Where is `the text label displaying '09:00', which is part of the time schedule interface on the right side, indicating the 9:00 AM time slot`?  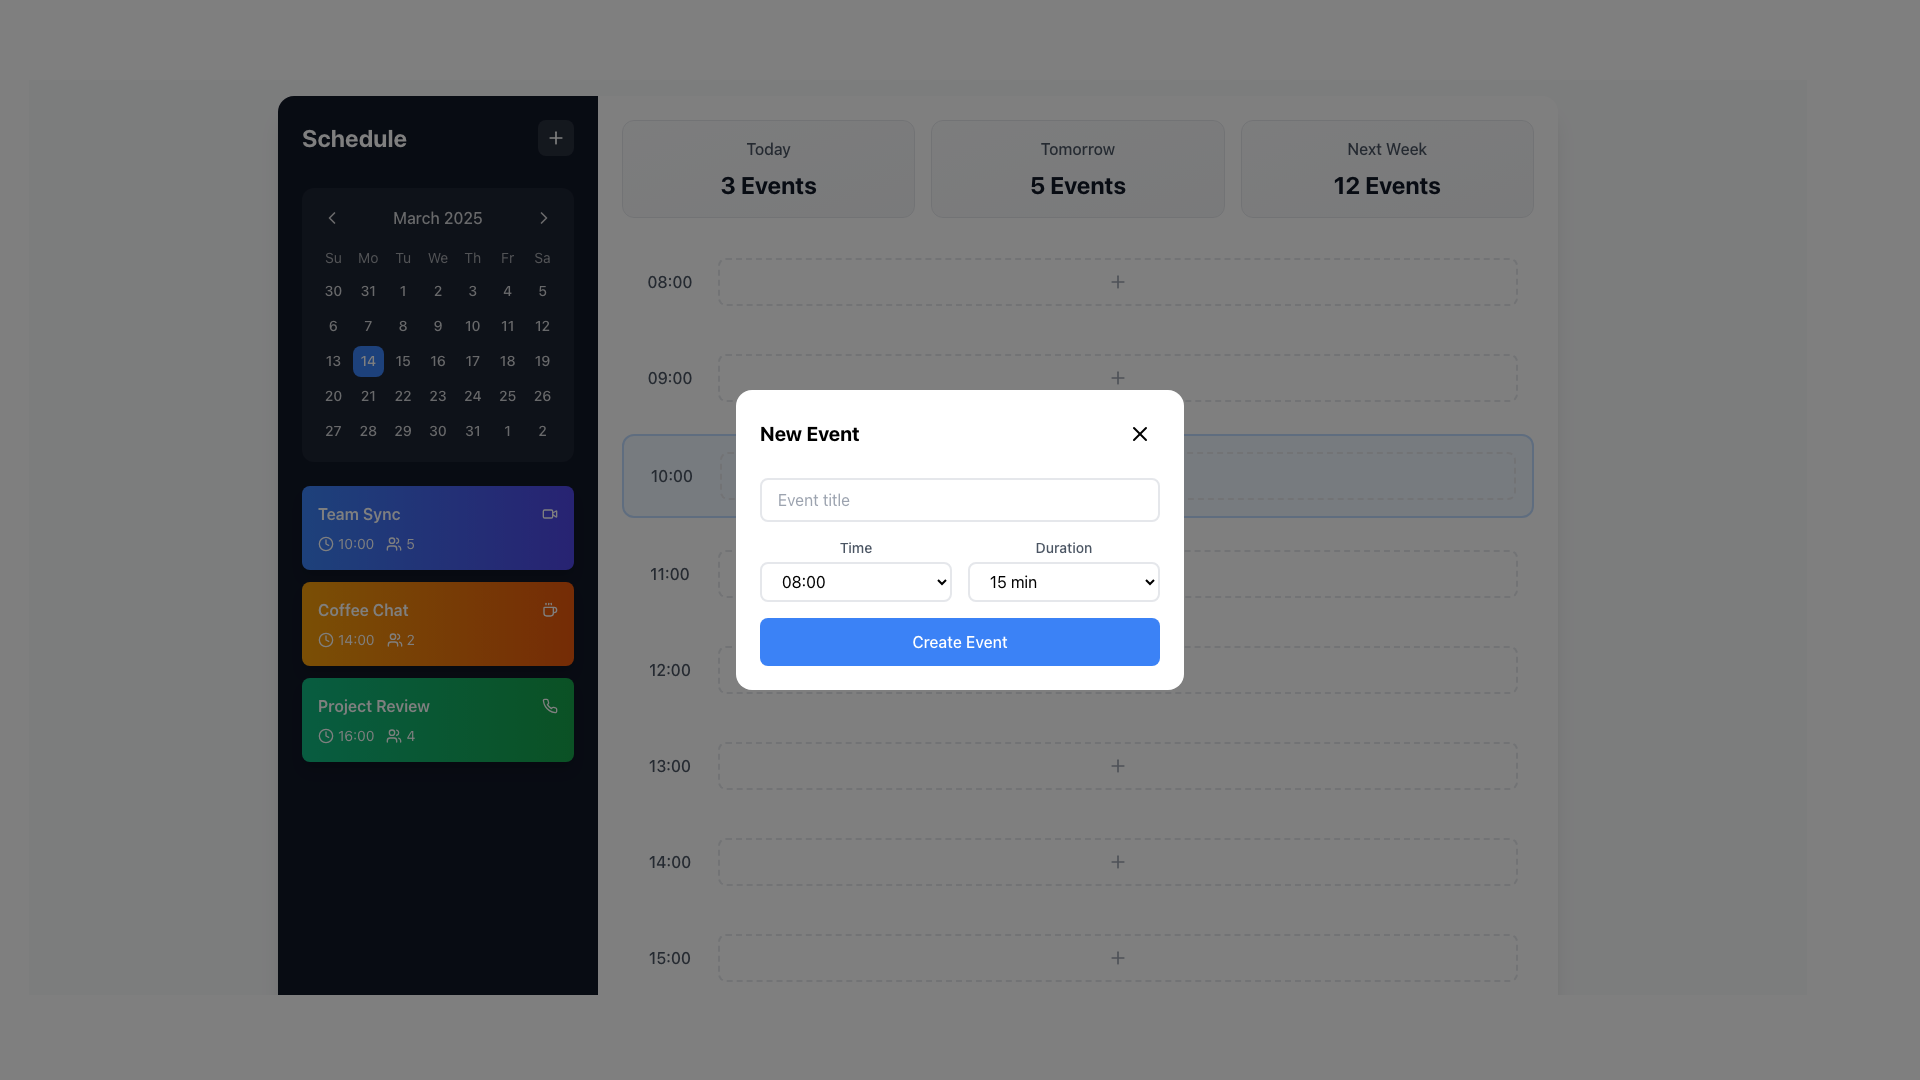
the text label displaying '09:00', which is part of the time schedule interface on the right side, indicating the 9:00 AM time slot is located at coordinates (670, 378).